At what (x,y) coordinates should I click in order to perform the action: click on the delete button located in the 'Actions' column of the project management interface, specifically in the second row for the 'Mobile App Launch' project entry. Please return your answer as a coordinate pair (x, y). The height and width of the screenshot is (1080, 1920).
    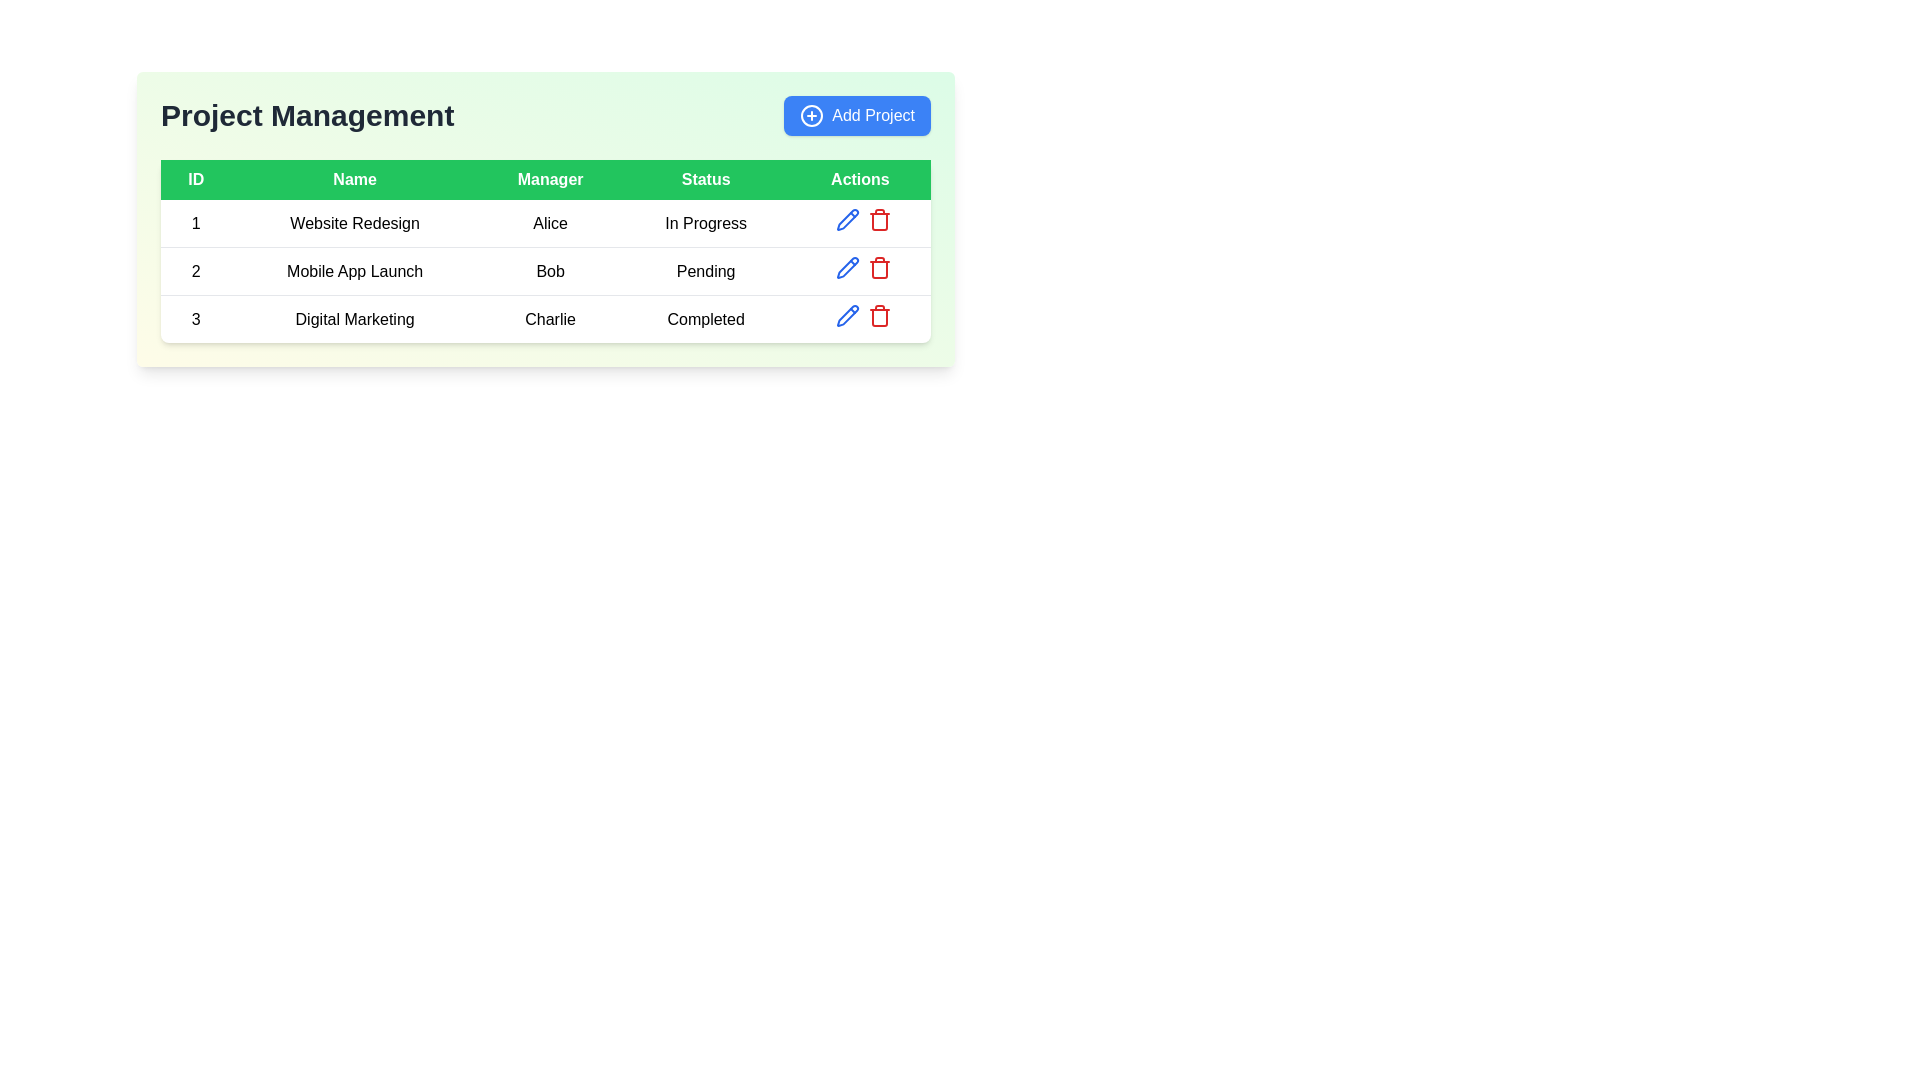
    Looking at the image, I should click on (880, 266).